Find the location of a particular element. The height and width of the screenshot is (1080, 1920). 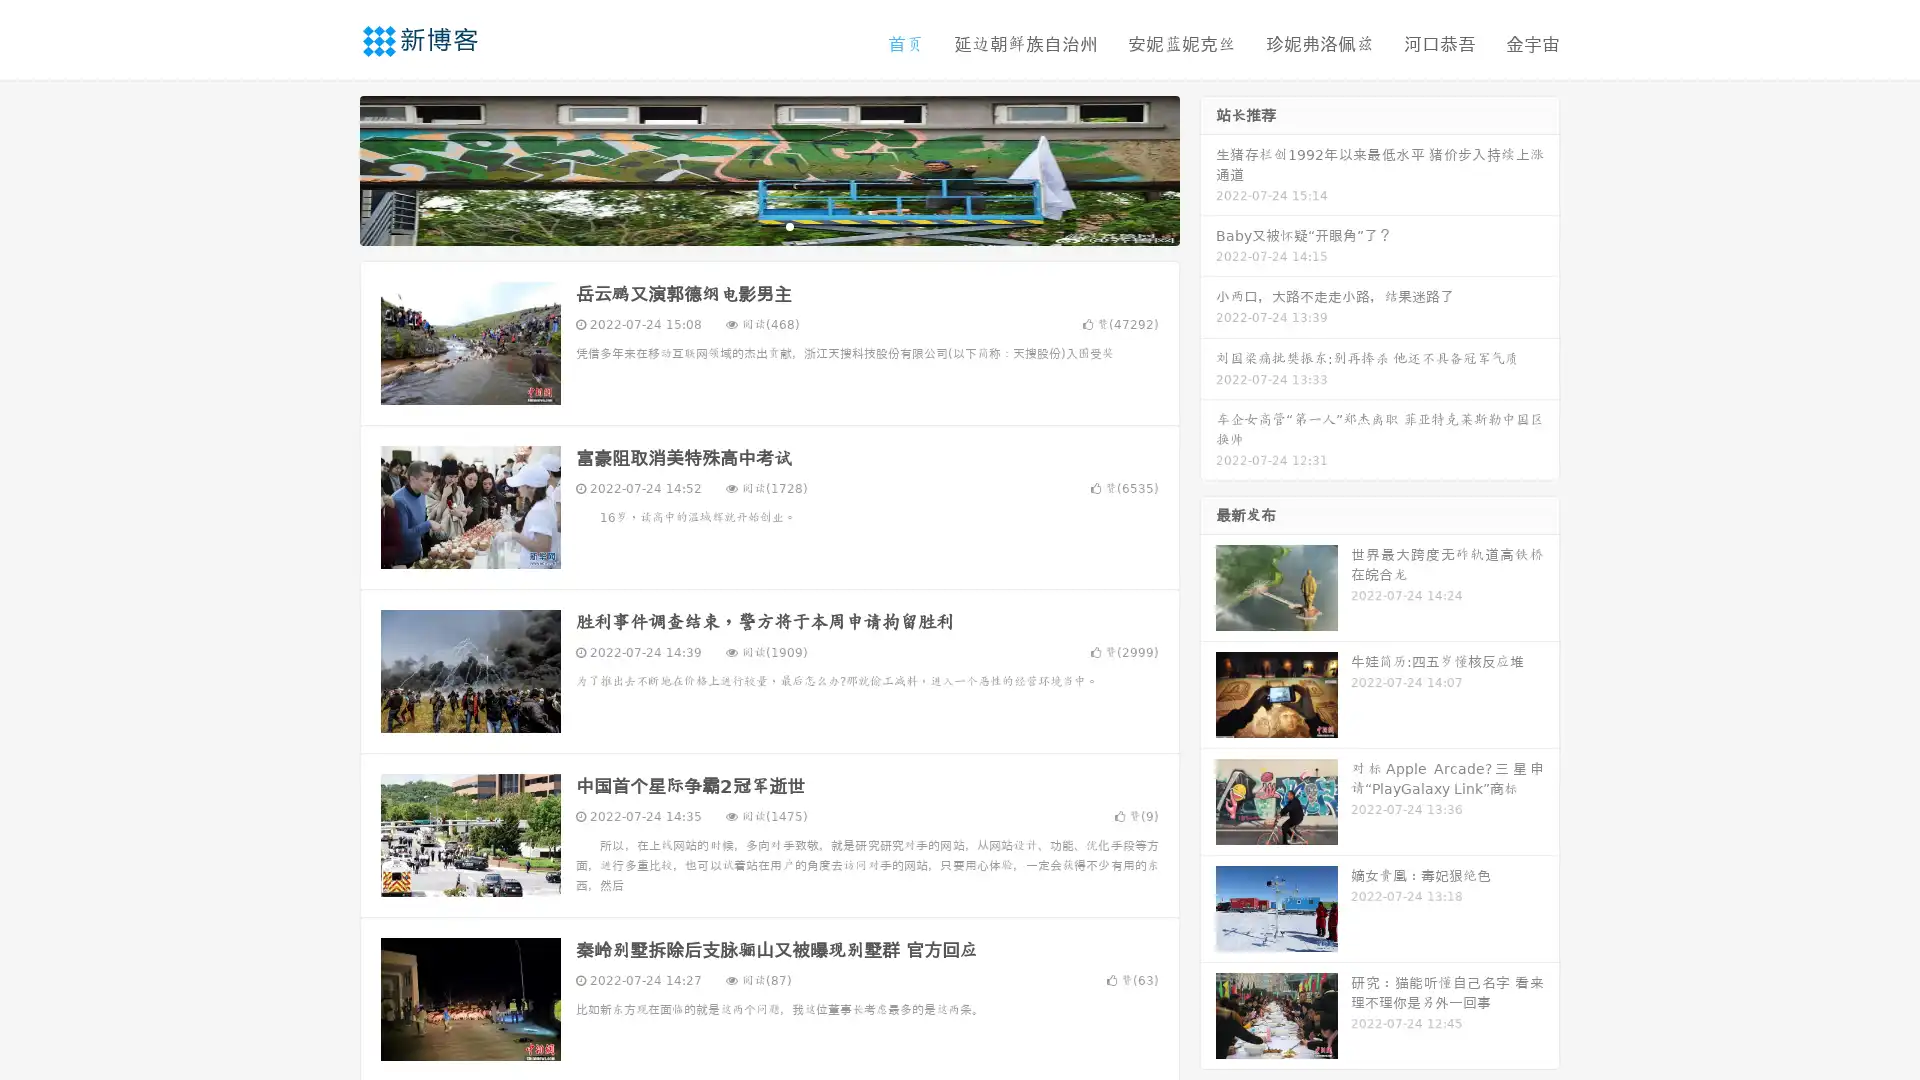

Go to slide 2 is located at coordinates (768, 225).